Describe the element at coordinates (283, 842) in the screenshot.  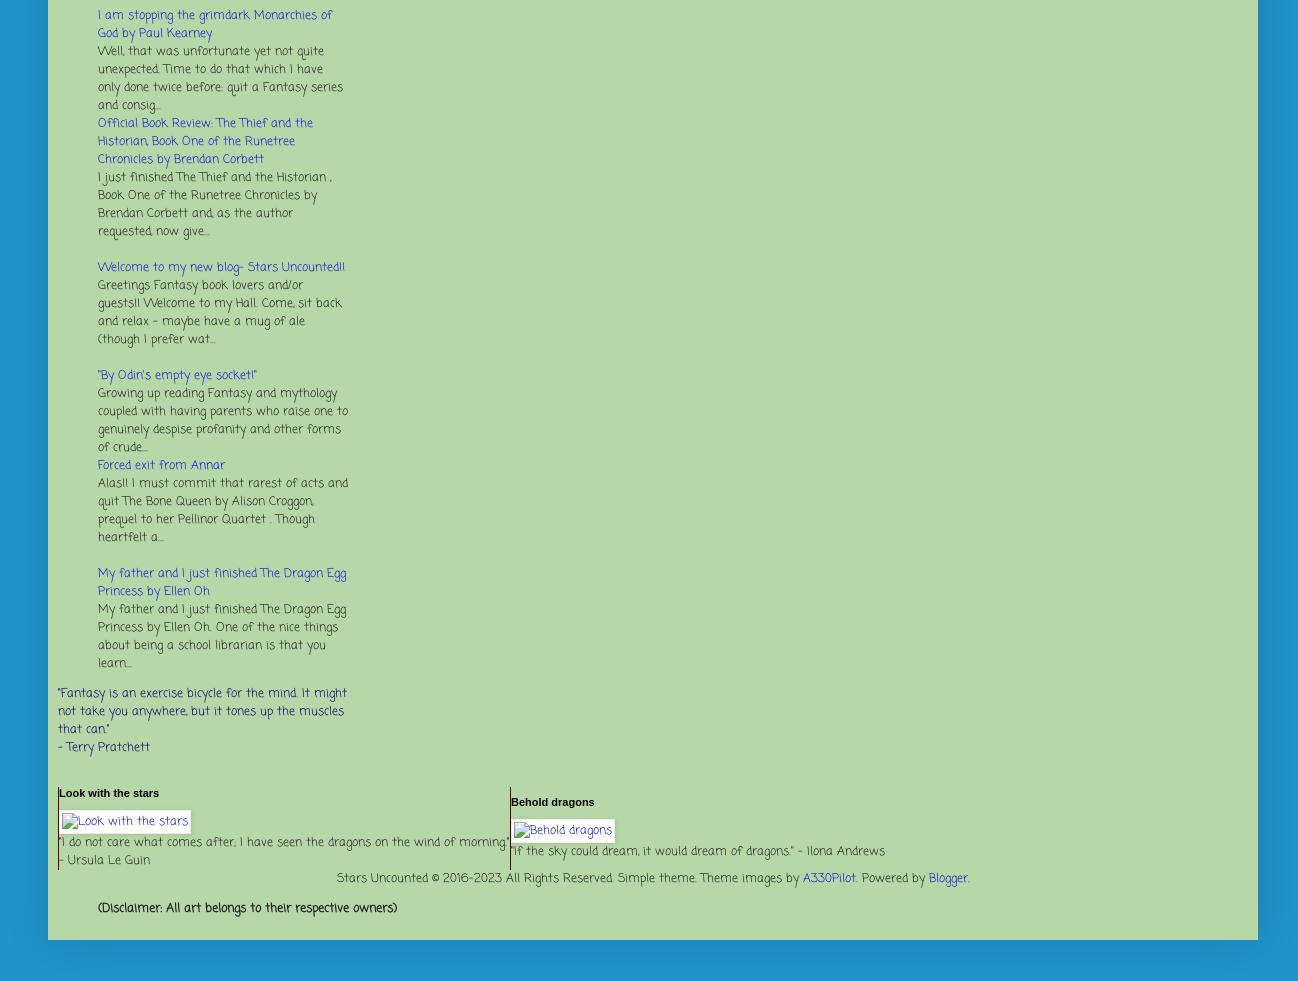
I see `'“I do not care what comes after; I have seen the dragons on the wind of morning.”'` at that location.